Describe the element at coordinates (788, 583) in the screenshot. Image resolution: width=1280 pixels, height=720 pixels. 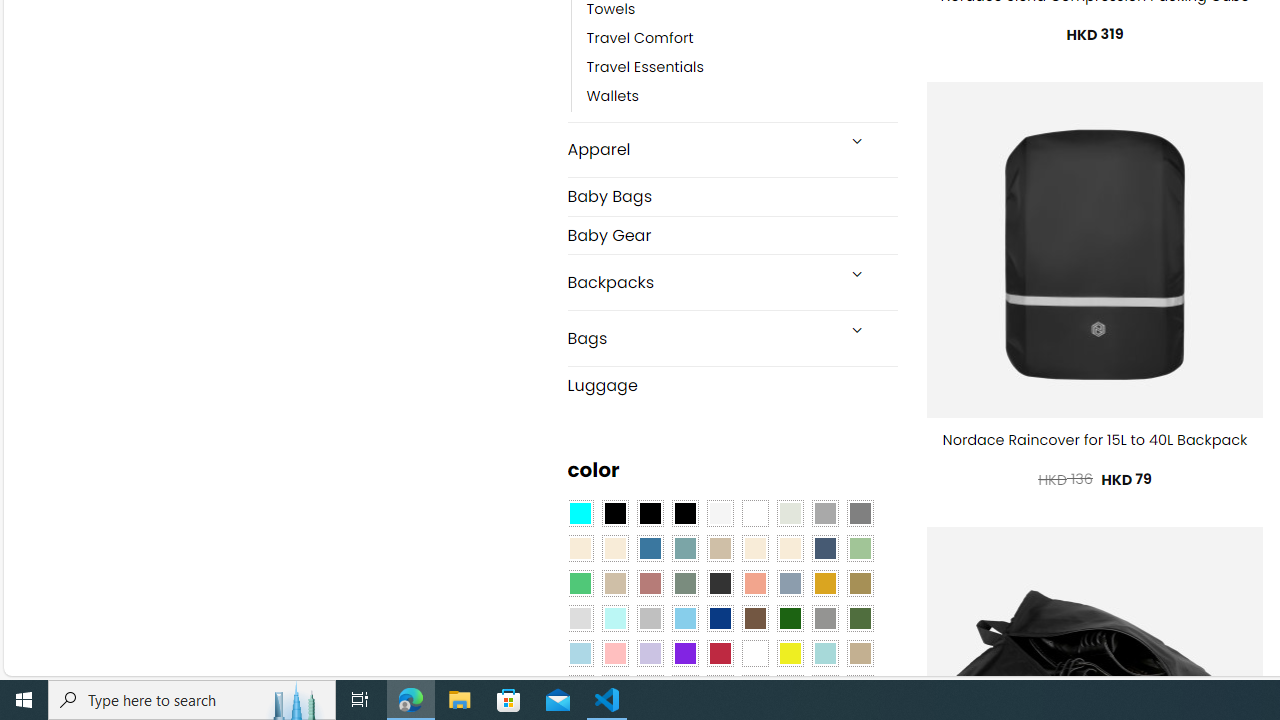
I see `'Dusty Blue'` at that location.